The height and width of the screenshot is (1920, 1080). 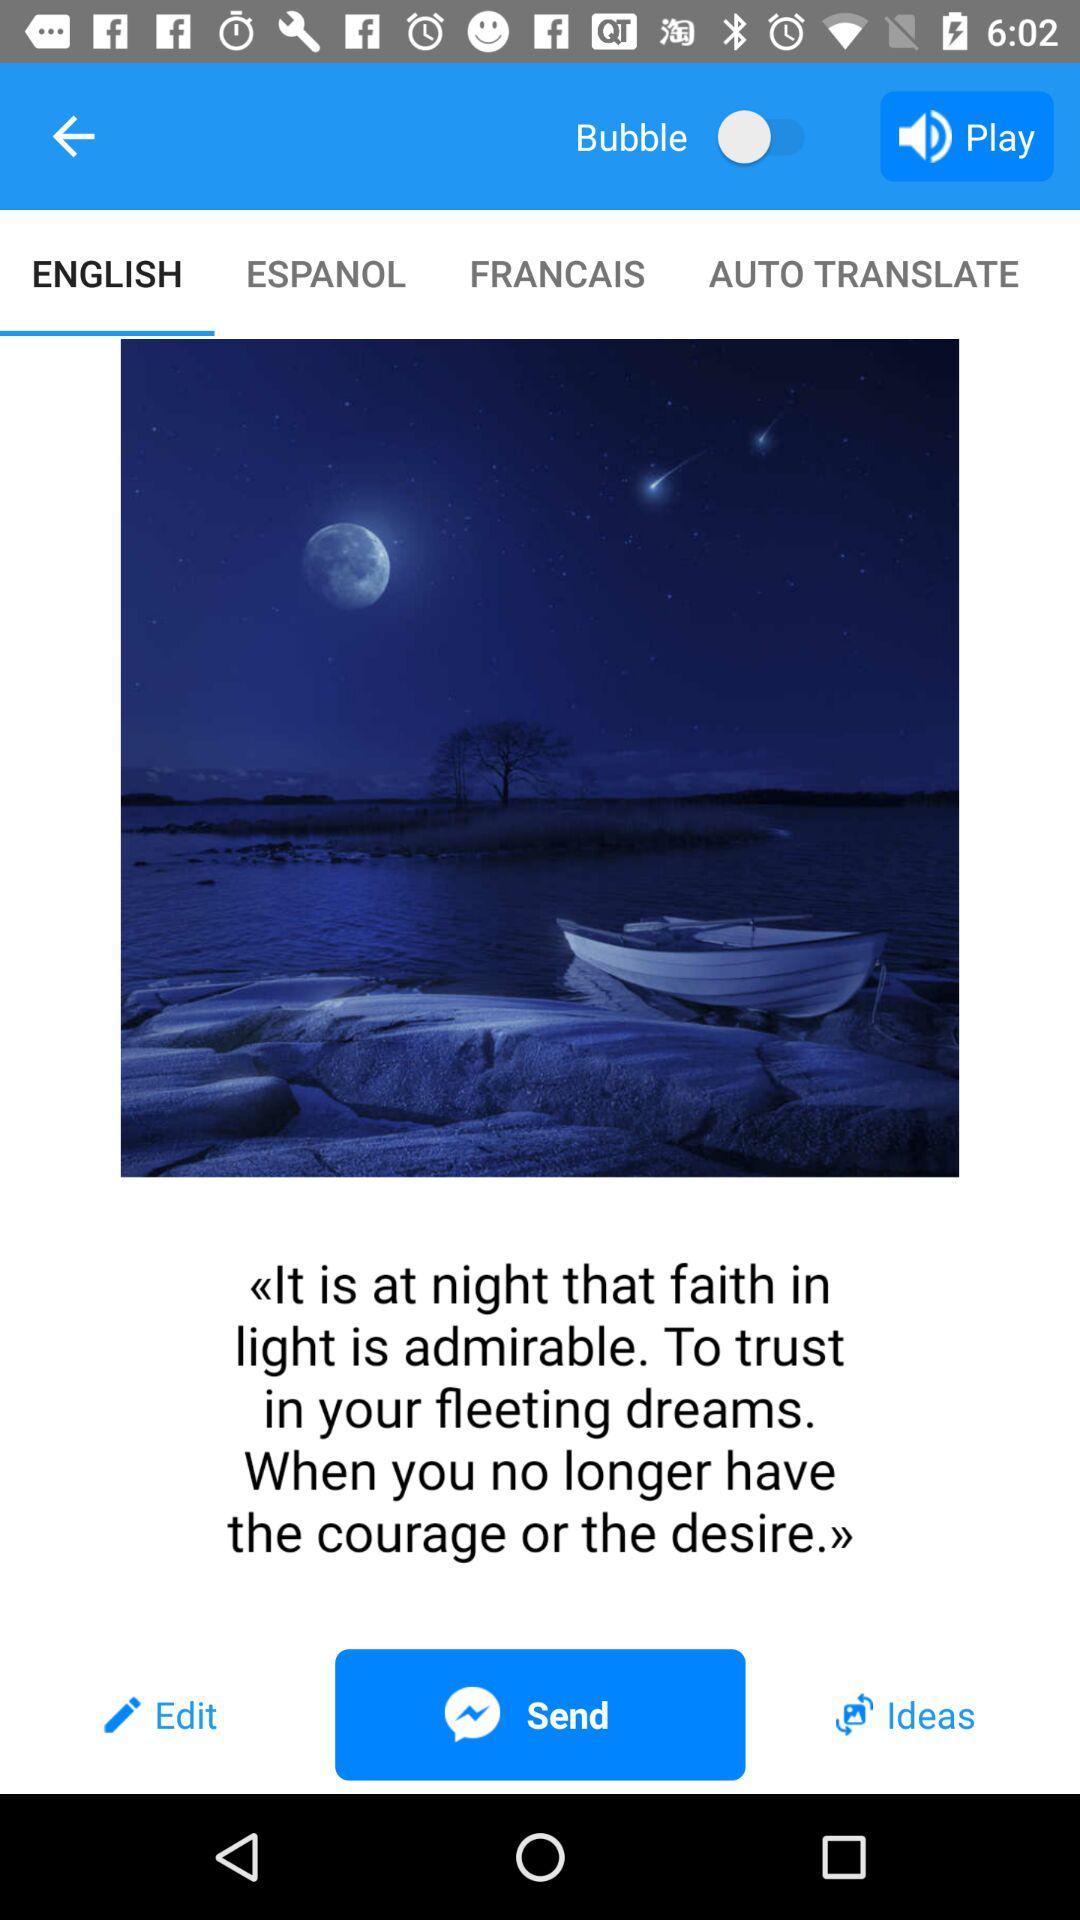 What do you see at coordinates (540, 987) in the screenshot?
I see `item below the english icon` at bounding box center [540, 987].